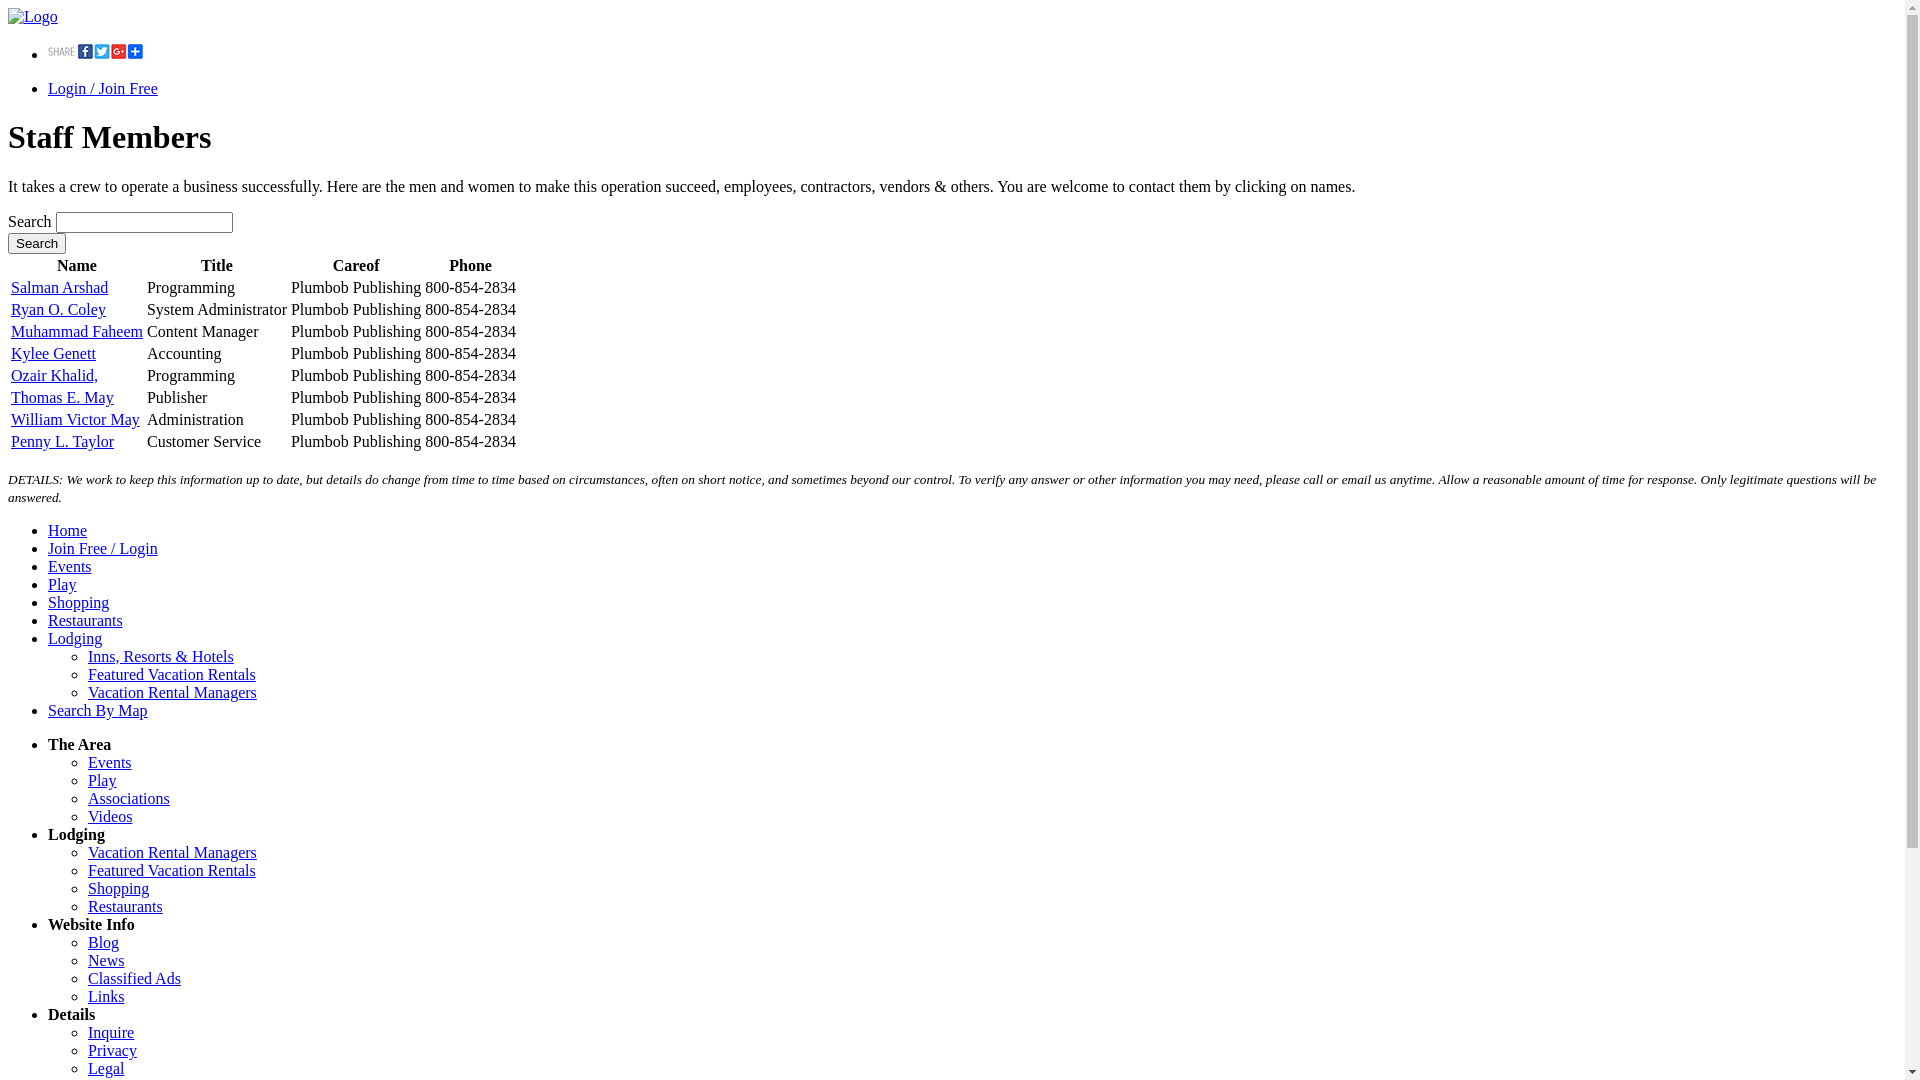 Image resolution: width=1920 pixels, height=1080 pixels. What do you see at coordinates (59, 287) in the screenshot?
I see `'Salman Arshad'` at bounding box center [59, 287].